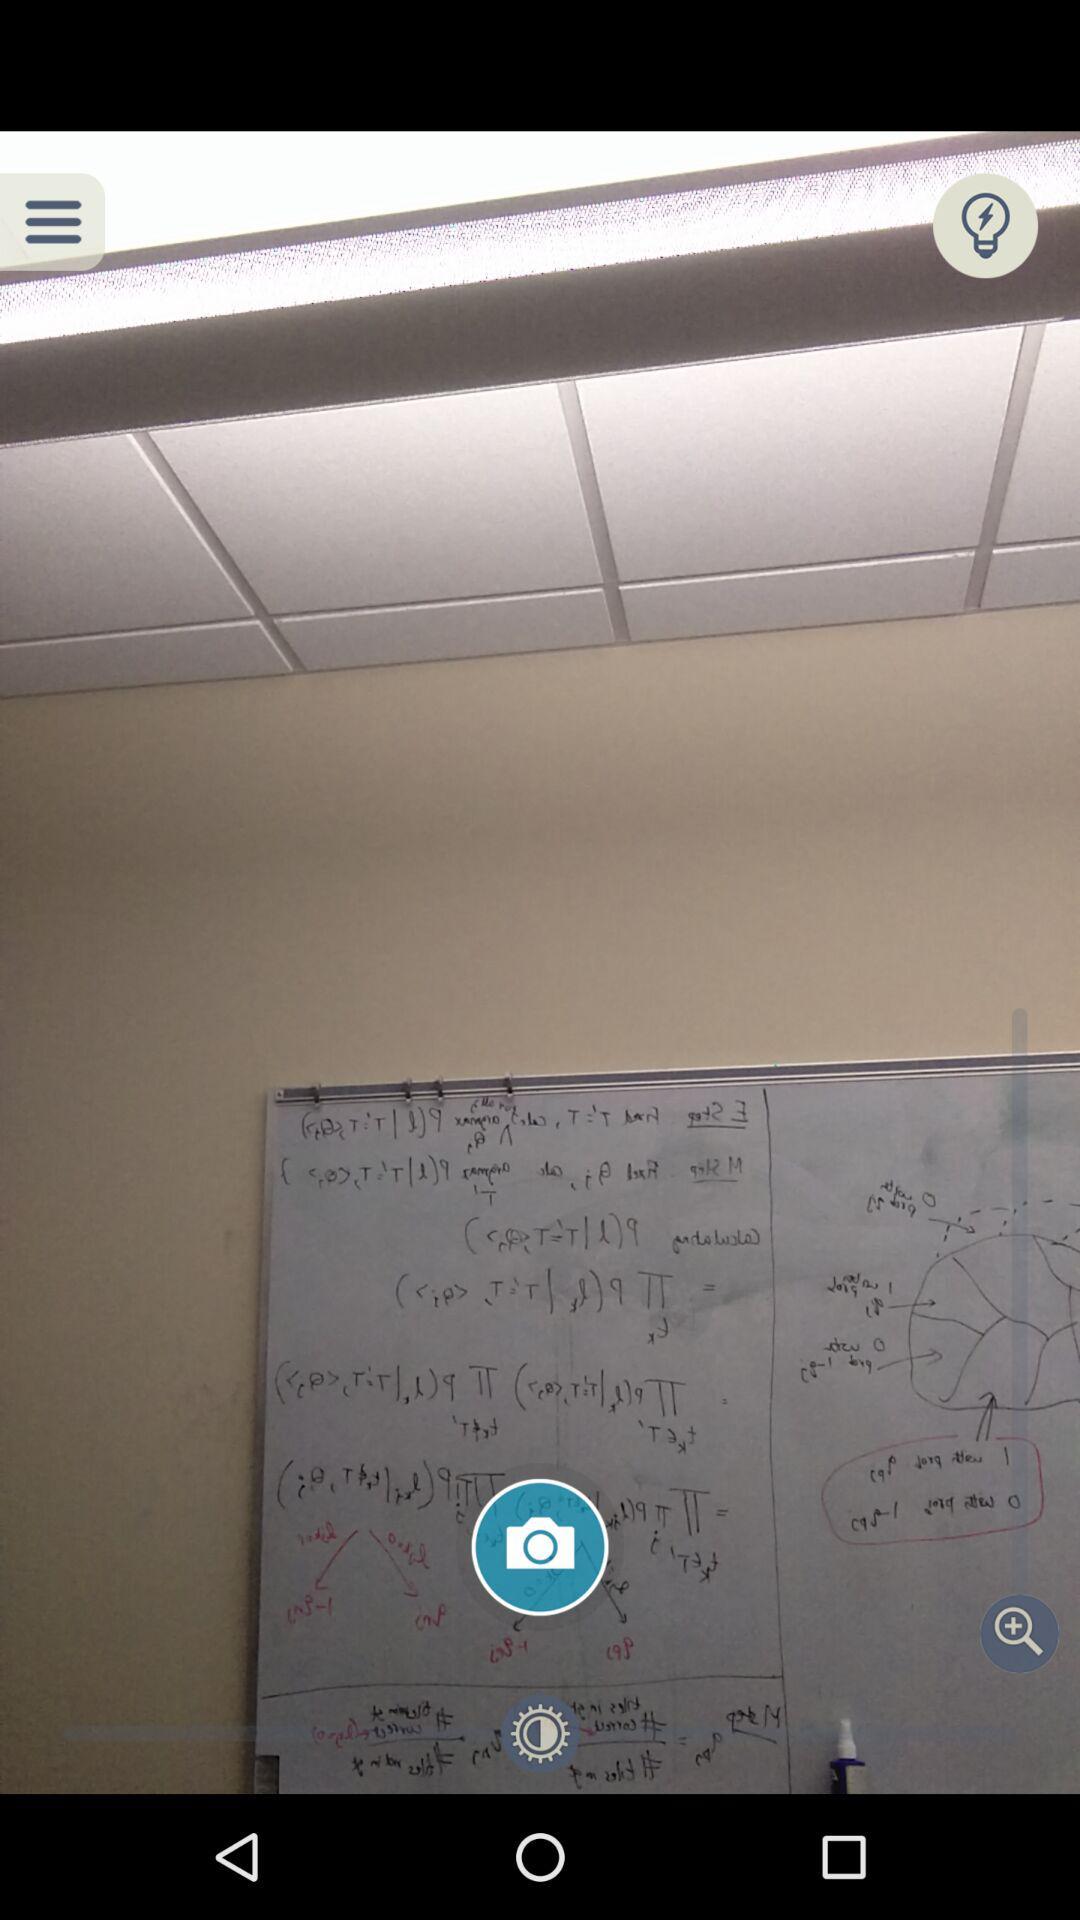 The height and width of the screenshot is (1920, 1080). I want to click on flash, so click(984, 225).